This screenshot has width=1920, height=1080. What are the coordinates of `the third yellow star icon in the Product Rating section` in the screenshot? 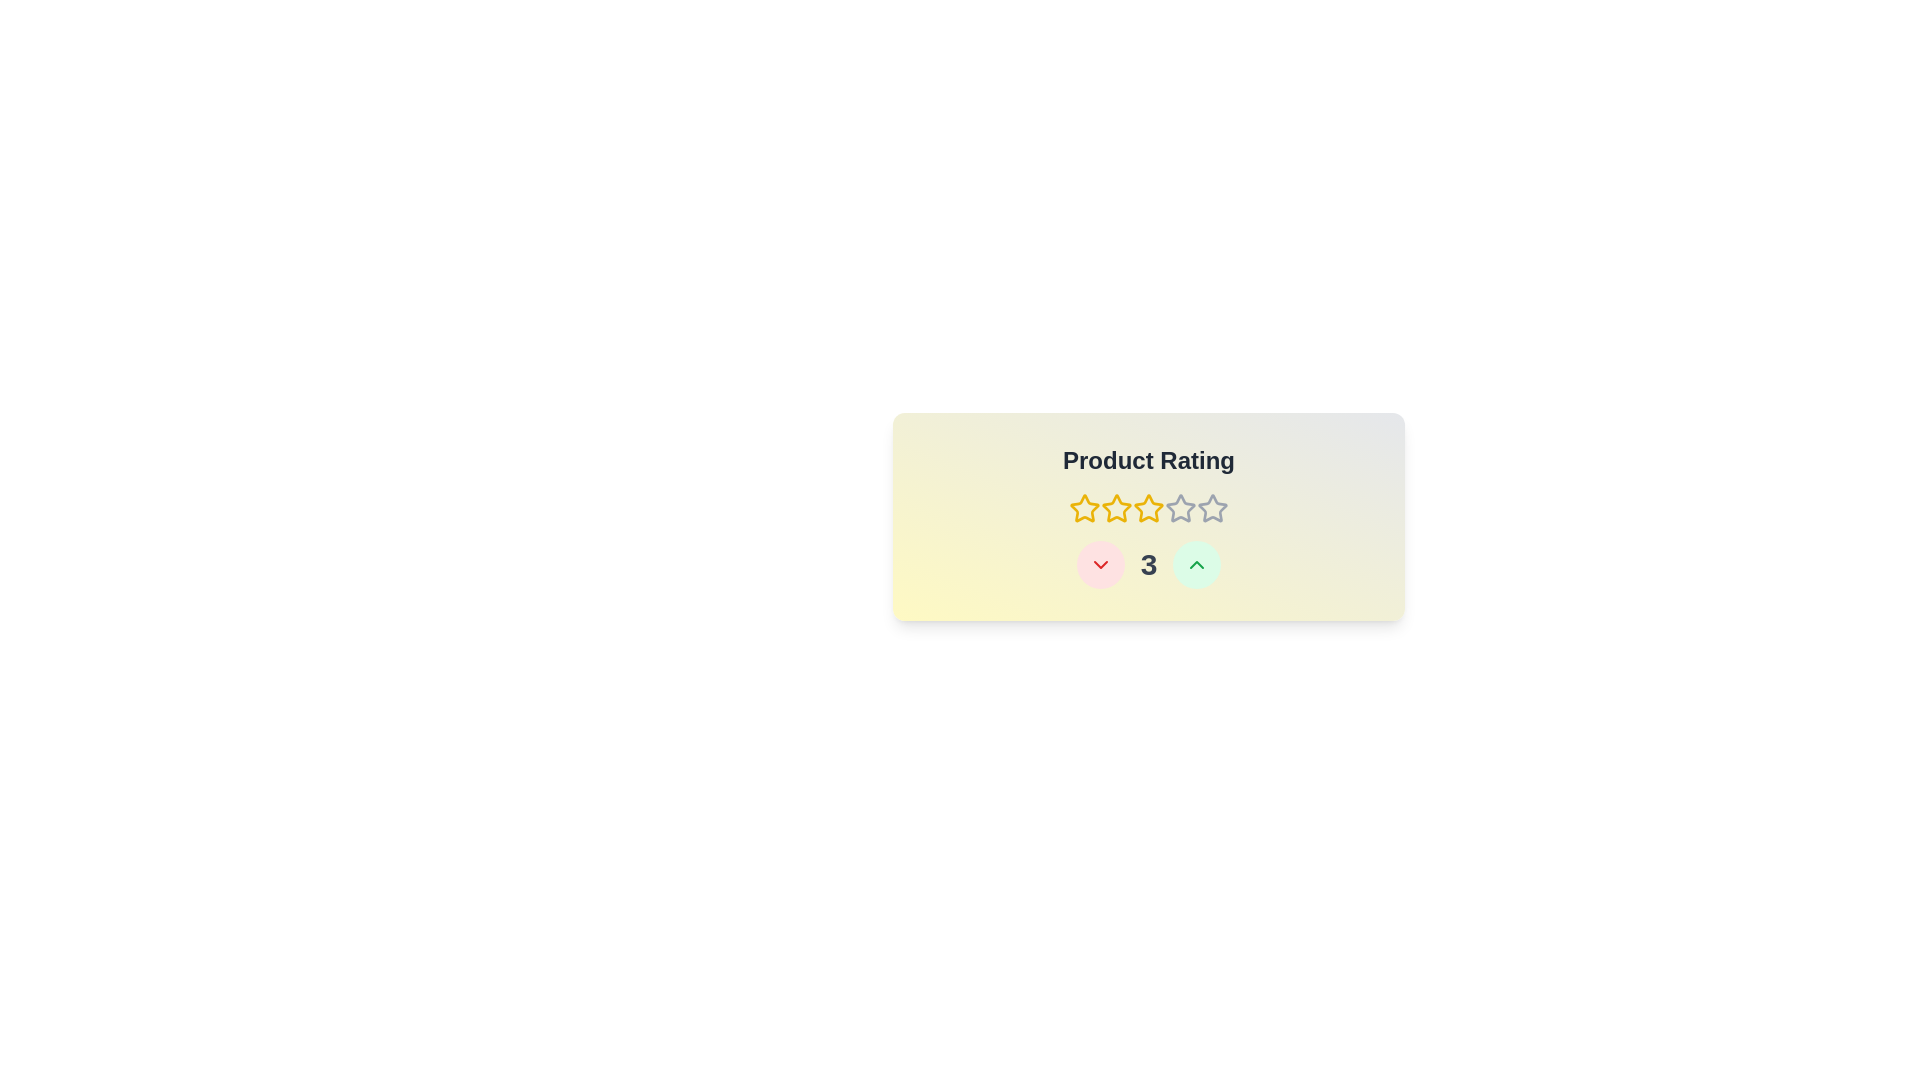 It's located at (1148, 515).